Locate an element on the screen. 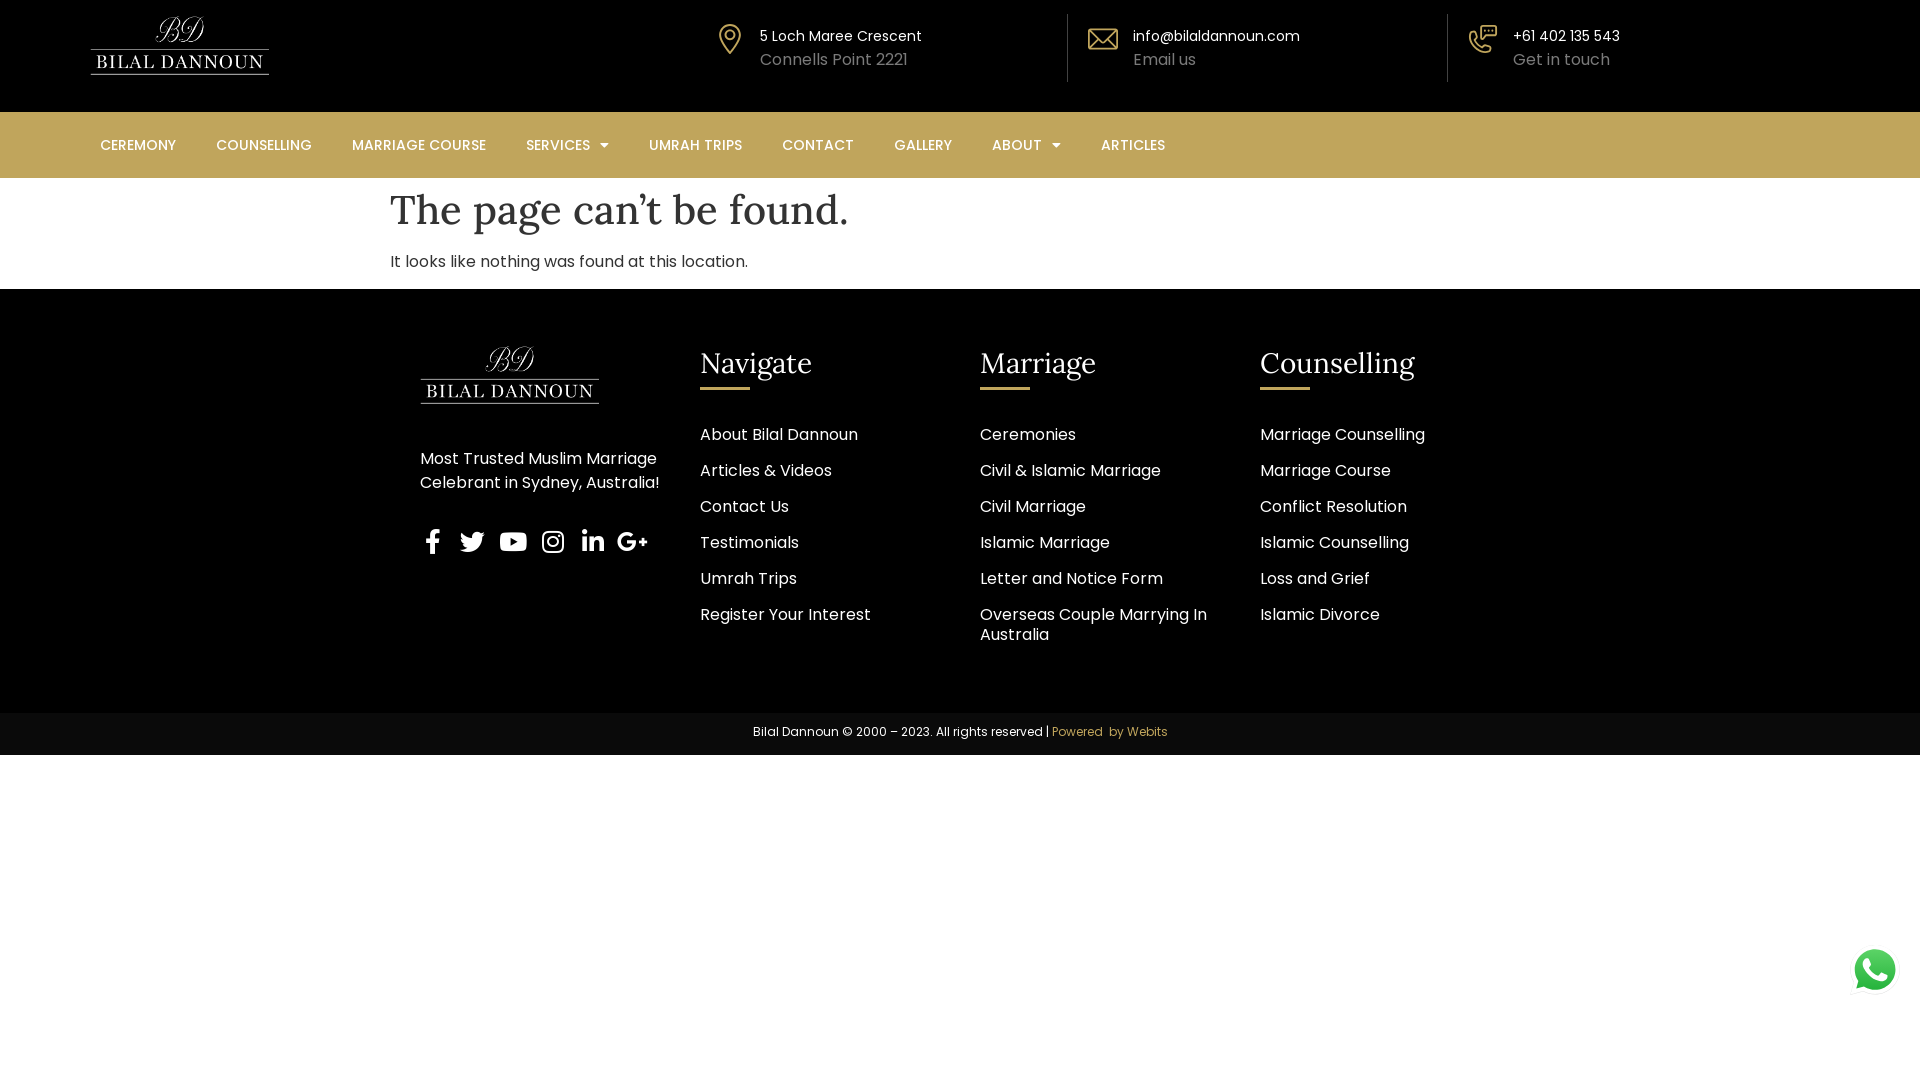 This screenshot has height=1080, width=1920. 'About Bilal Dannoun' is located at coordinates (820, 434).